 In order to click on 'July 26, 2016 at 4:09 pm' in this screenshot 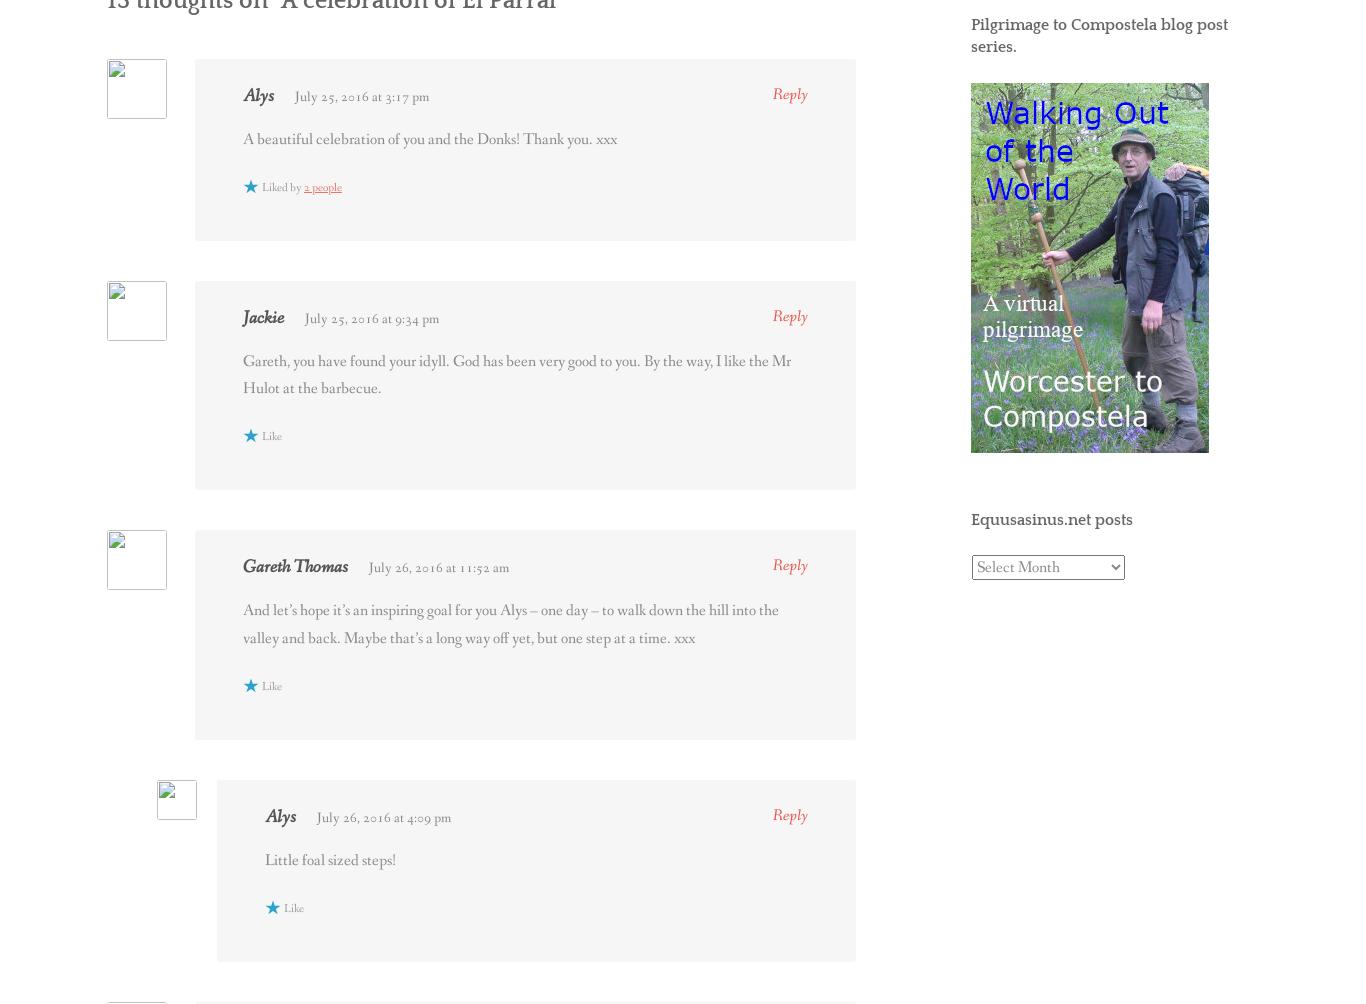, I will do `click(317, 816)`.